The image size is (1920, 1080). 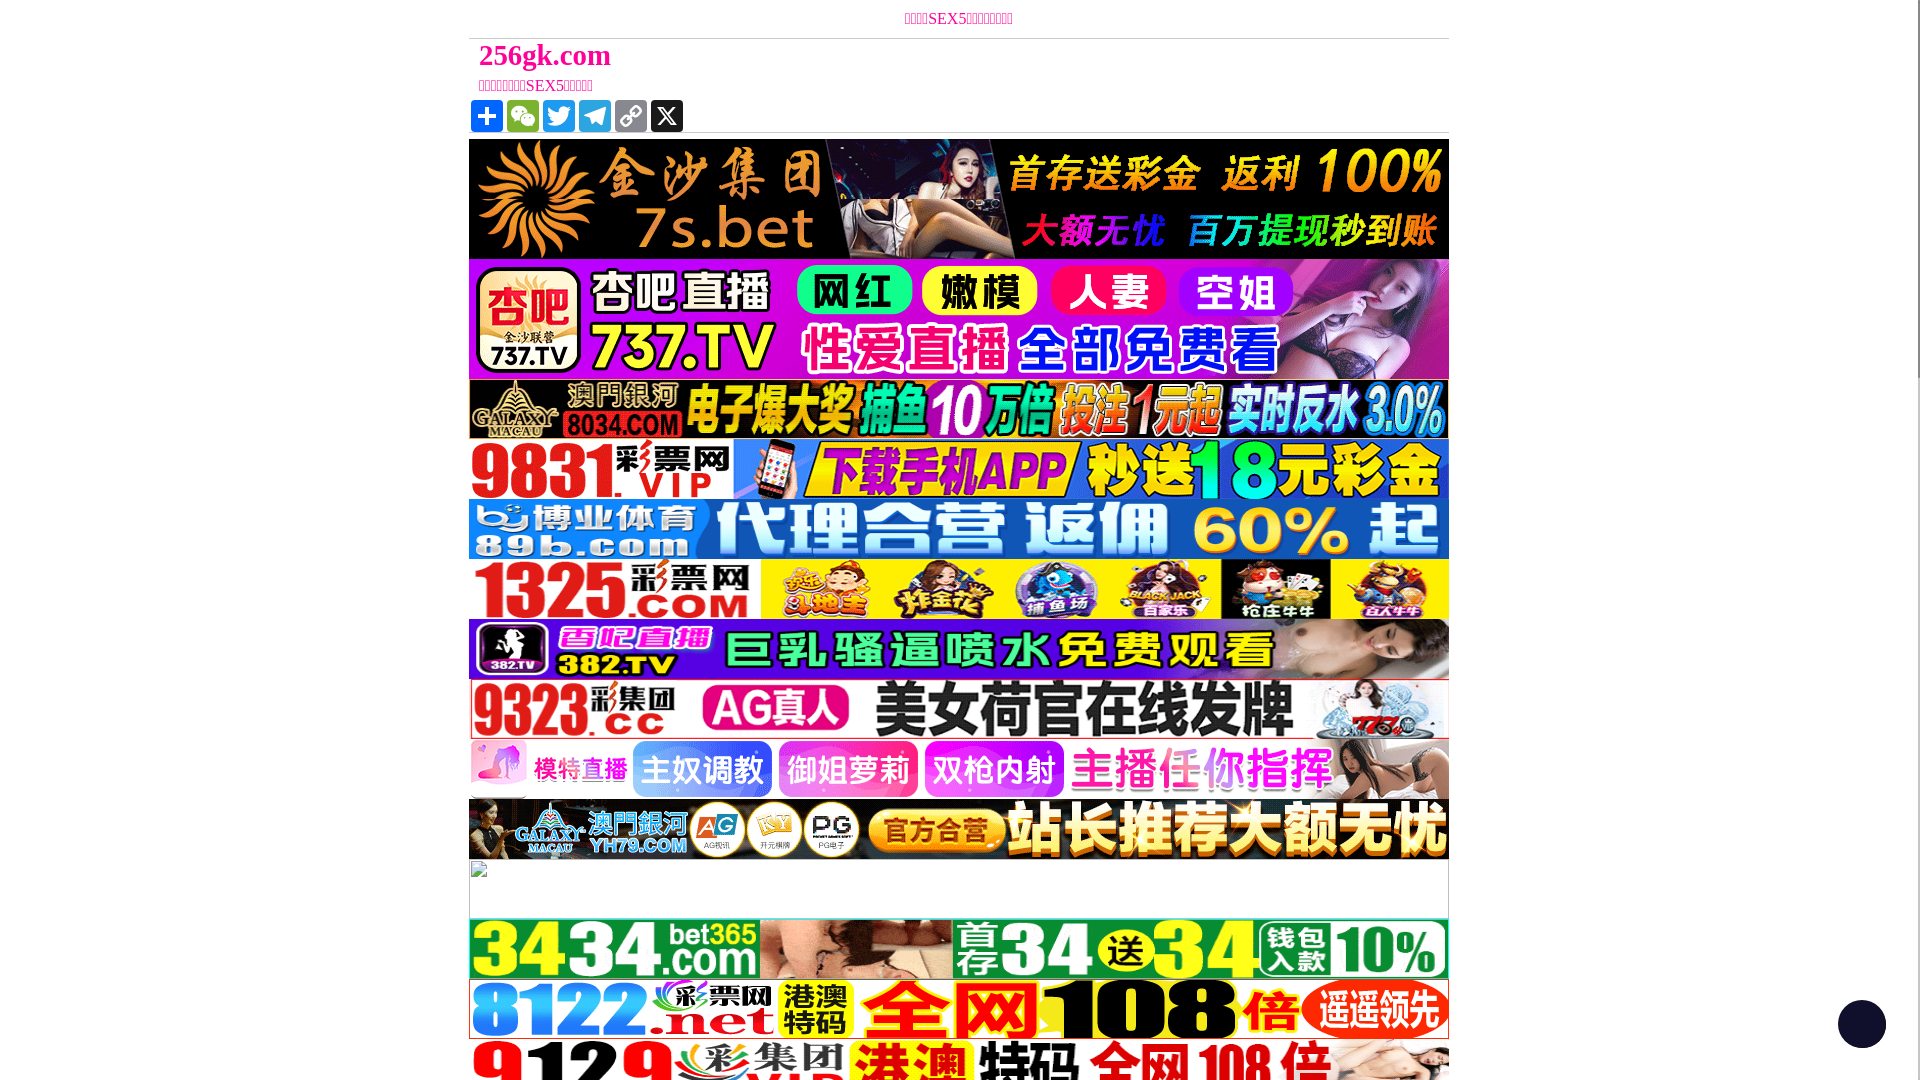 What do you see at coordinates (558, 115) in the screenshot?
I see `'Twitter'` at bounding box center [558, 115].